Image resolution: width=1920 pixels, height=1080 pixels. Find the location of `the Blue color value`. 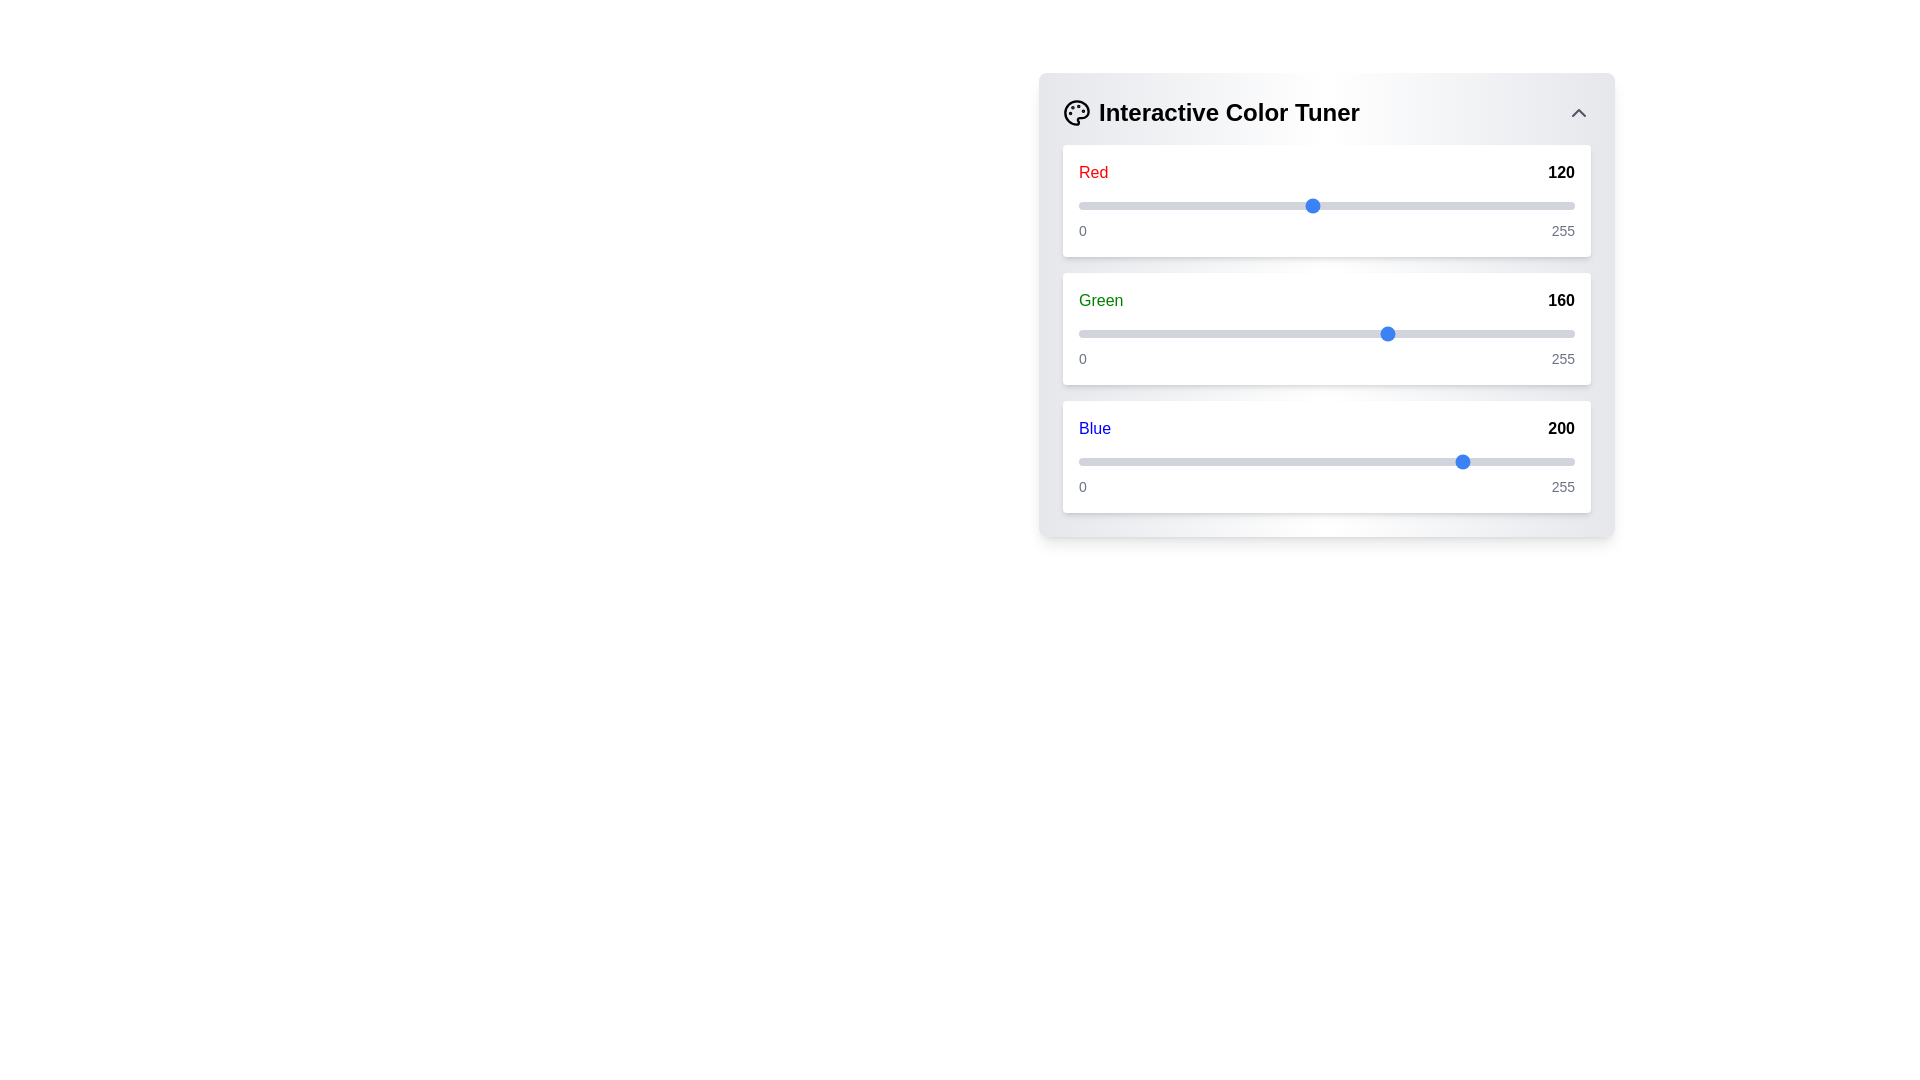

the Blue color value is located at coordinates (1227, 462).